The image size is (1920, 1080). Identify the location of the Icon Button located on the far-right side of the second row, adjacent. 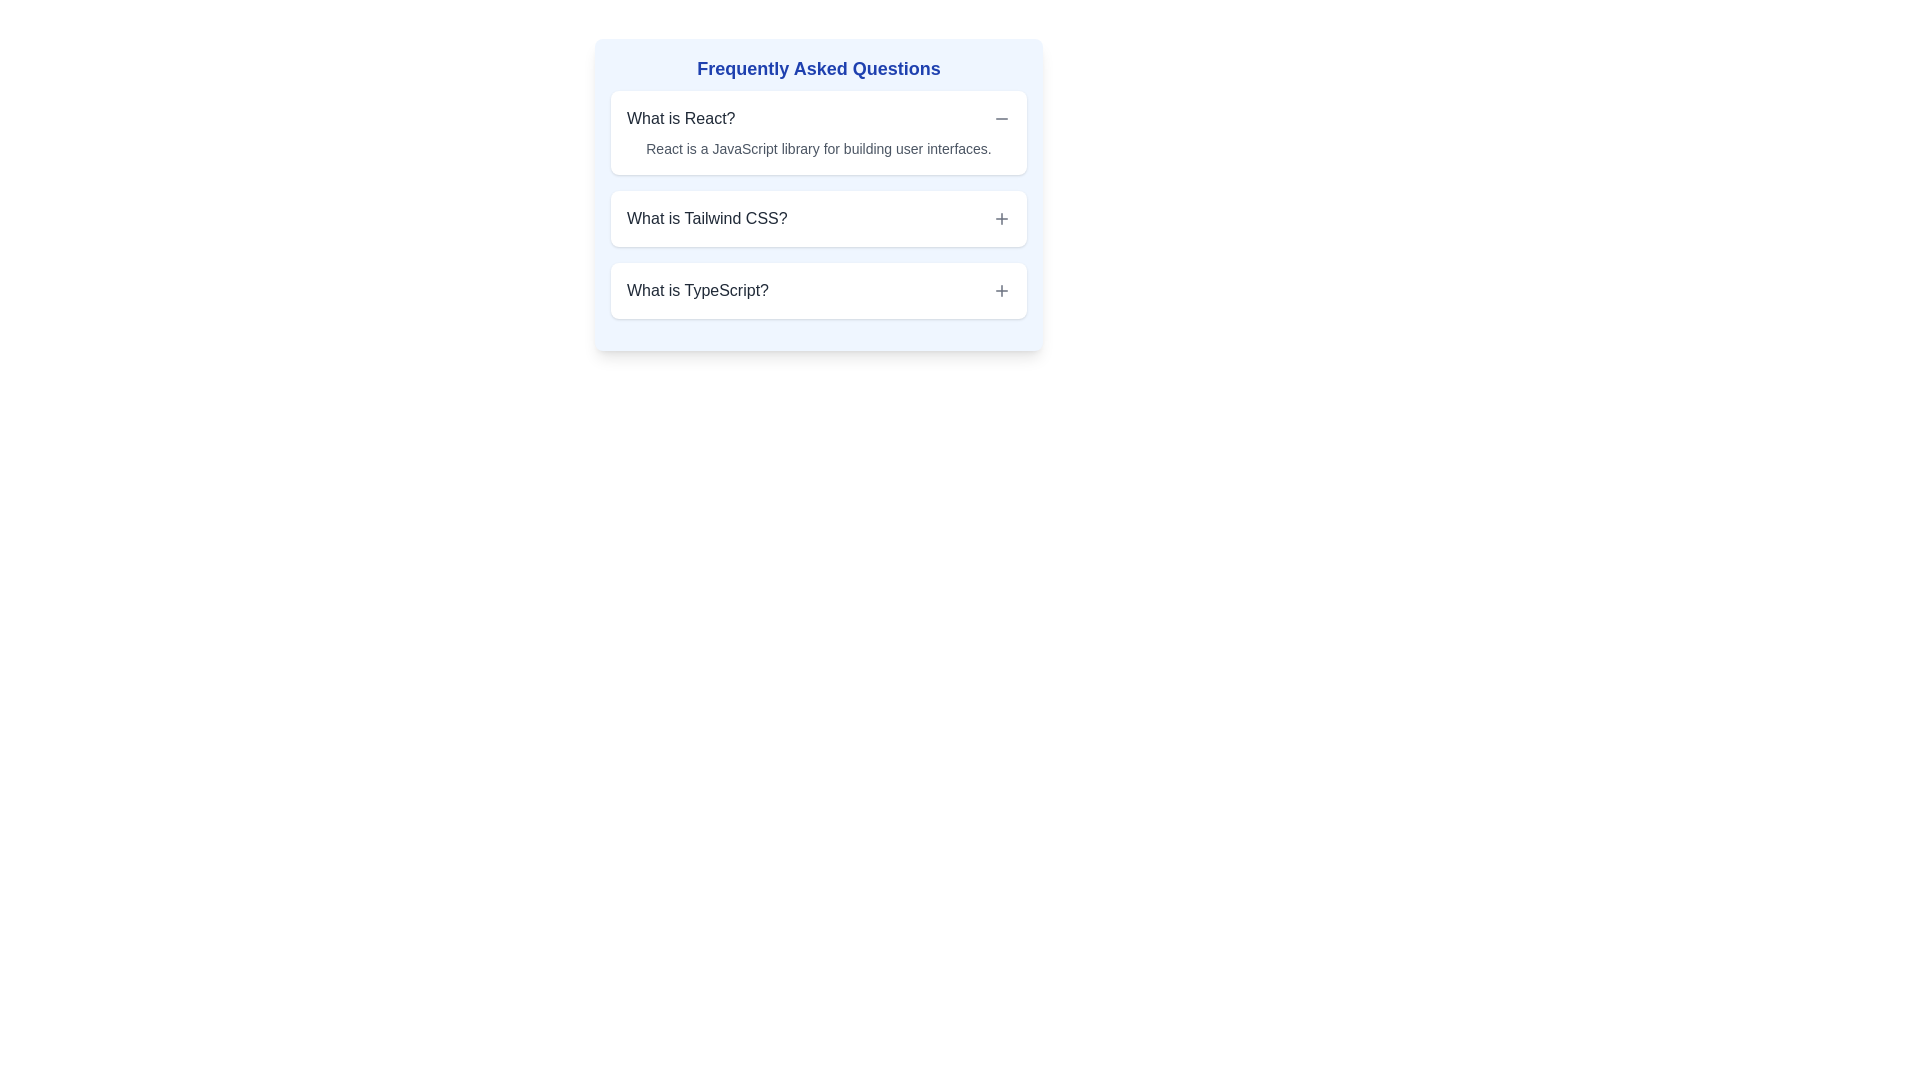
(1002, 219).